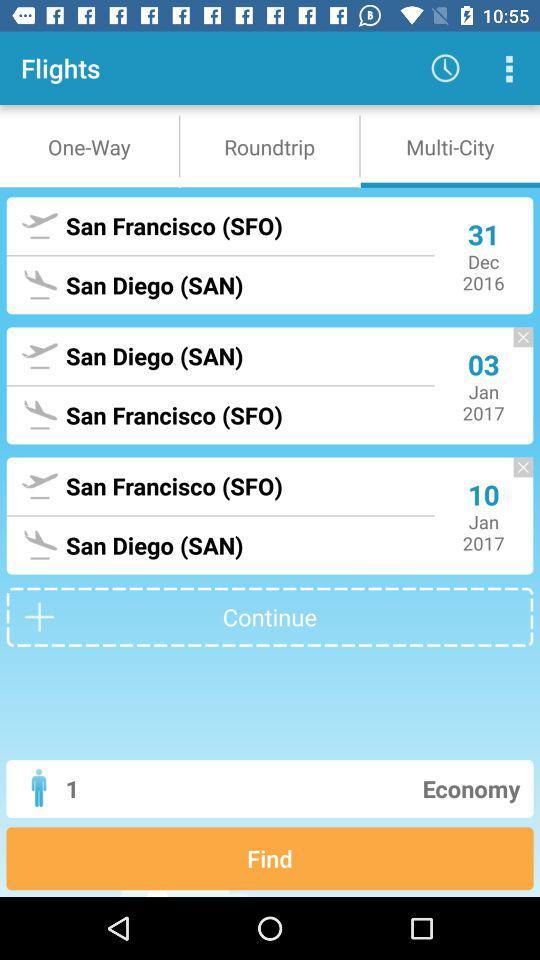  I want to click on icon to the right of the 1, so click(345, 788).